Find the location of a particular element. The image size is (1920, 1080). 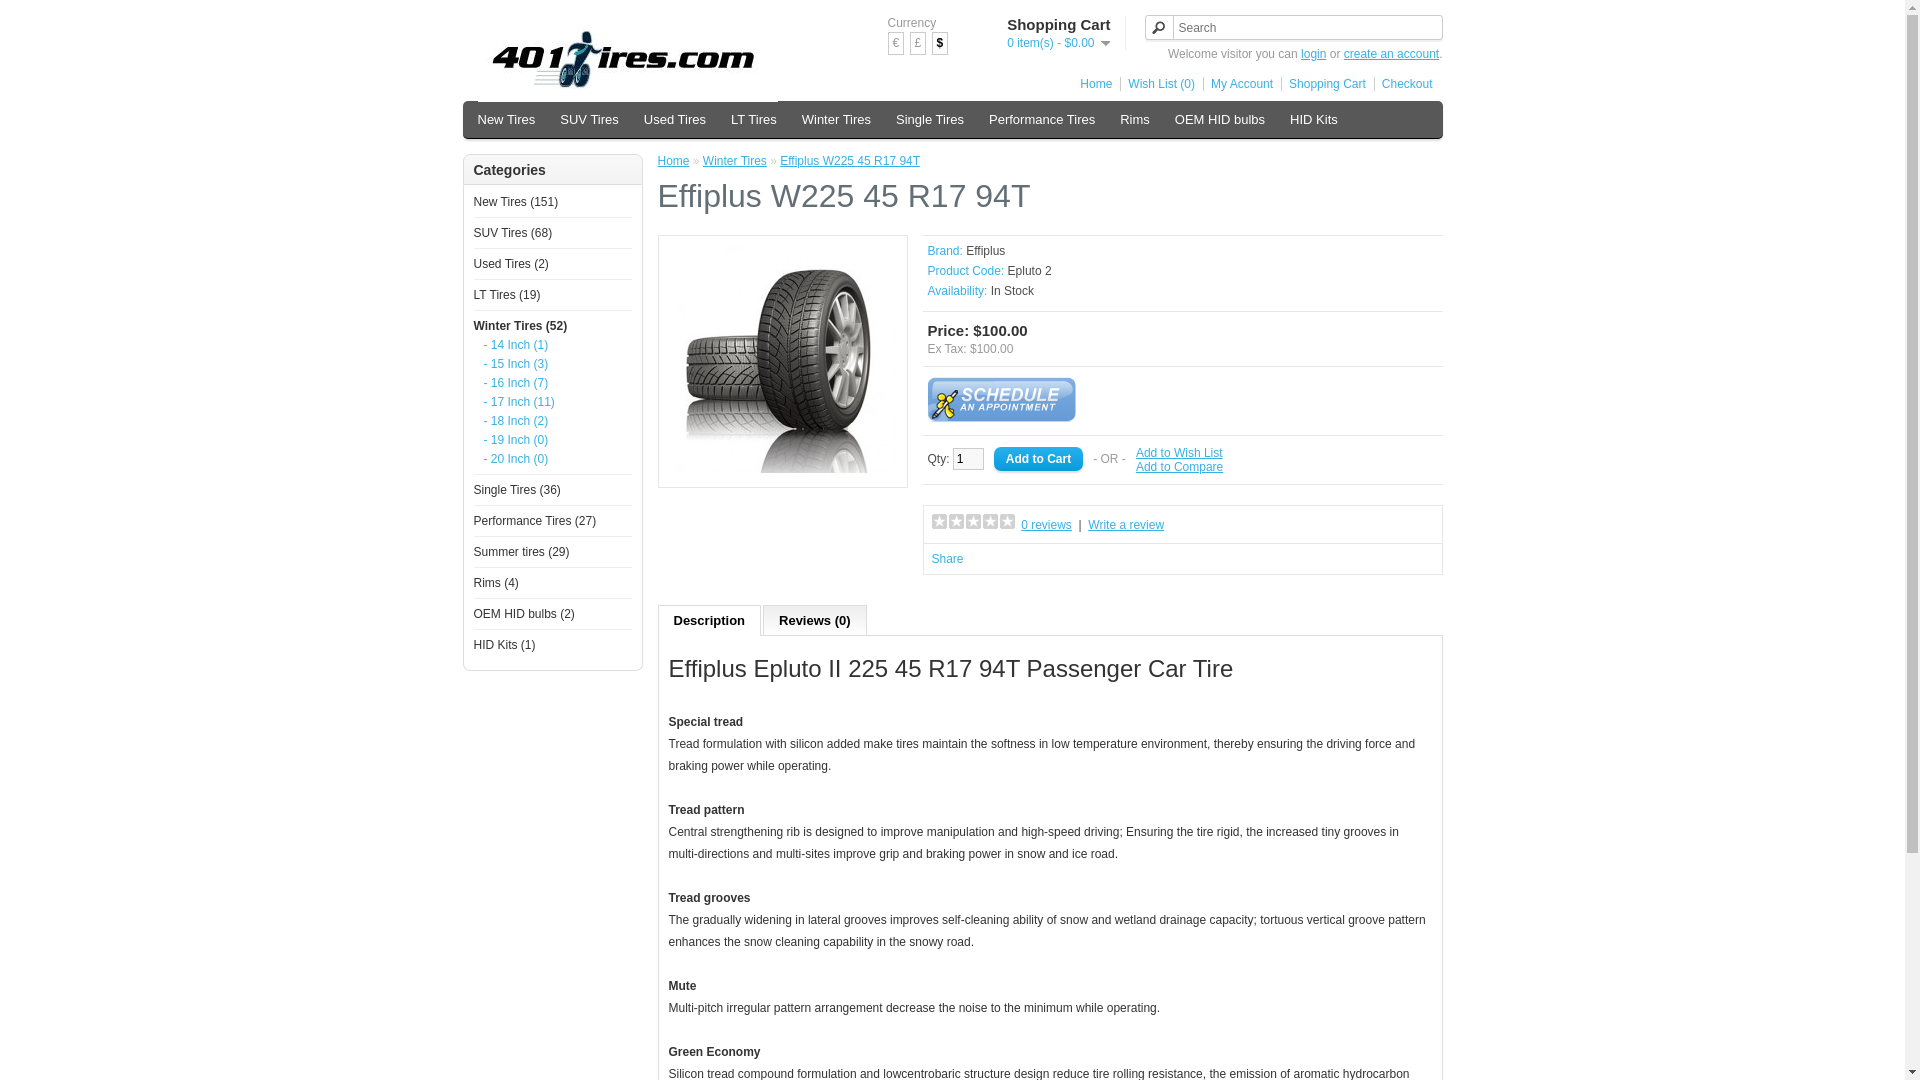

'Checkout' is located at coordinates (1402, 83).